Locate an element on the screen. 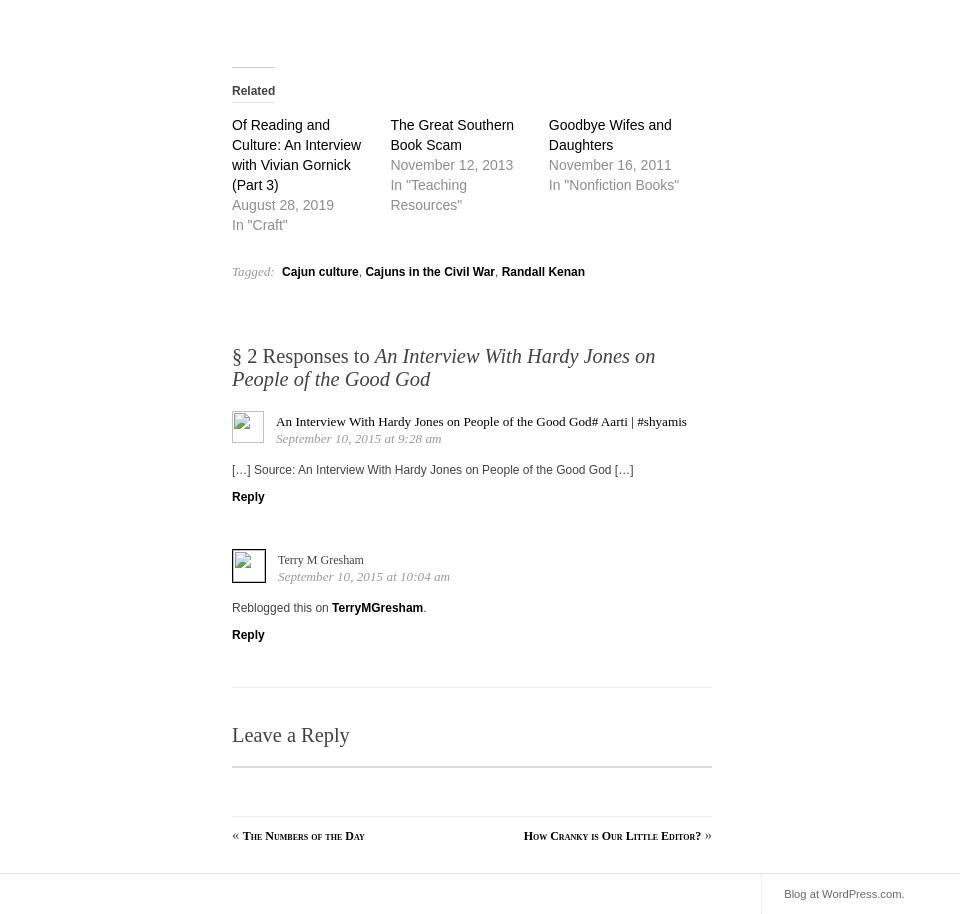 The image size is (960, 914). 'Tagged:' is located at coordinates (251, 270).